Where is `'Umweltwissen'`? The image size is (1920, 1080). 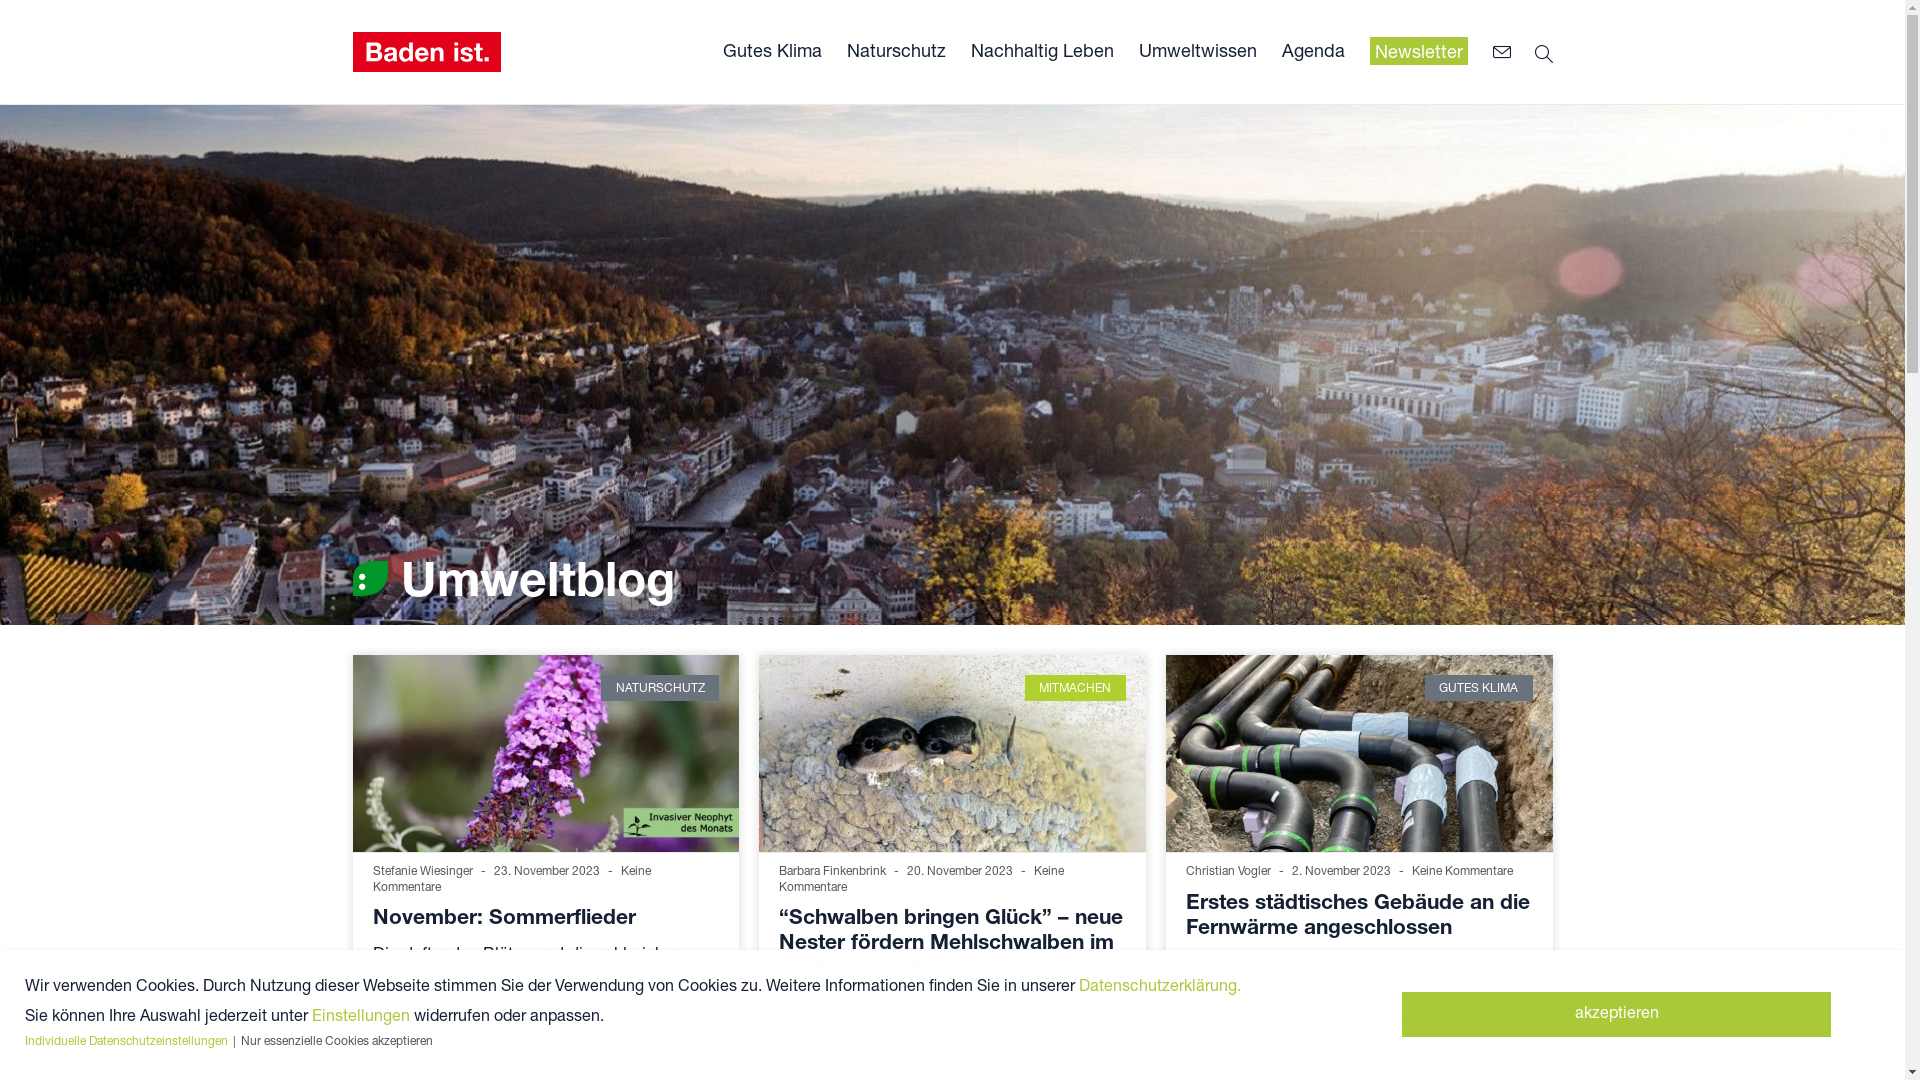 'Umweltwissen' is located at coordinates (1196, 49).